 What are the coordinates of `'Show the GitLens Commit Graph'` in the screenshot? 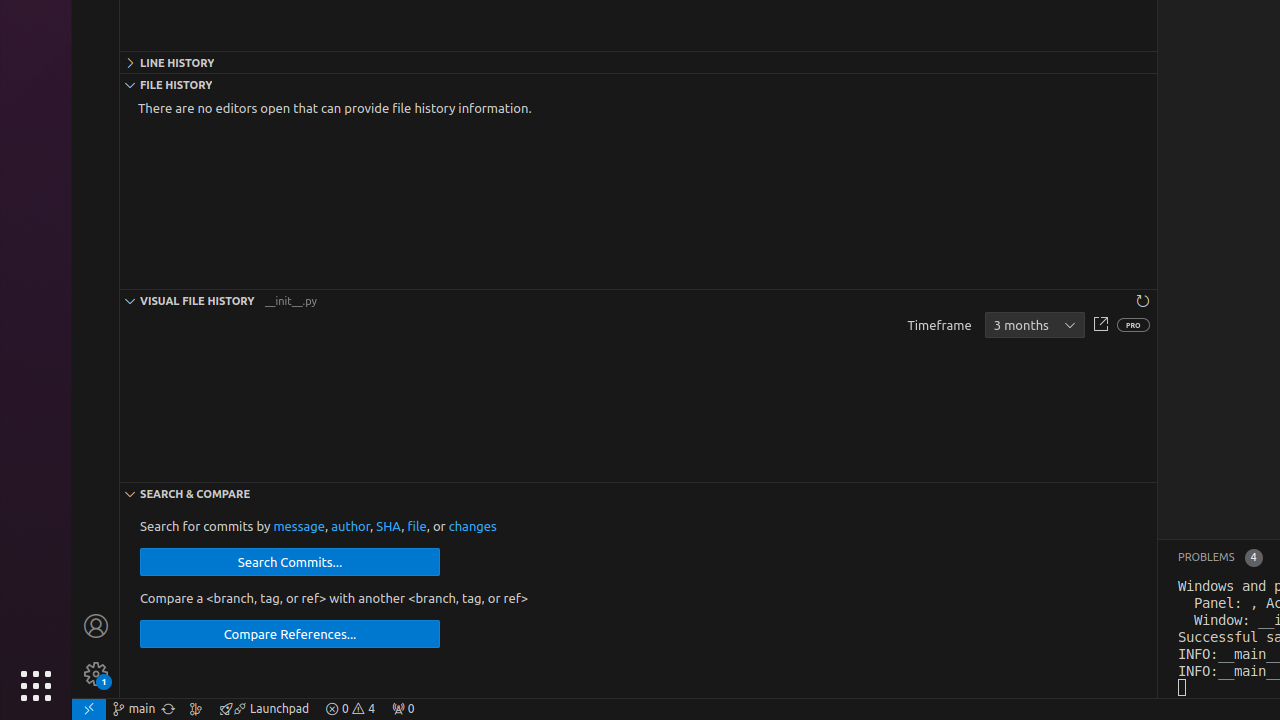 It's located at (196, 707).